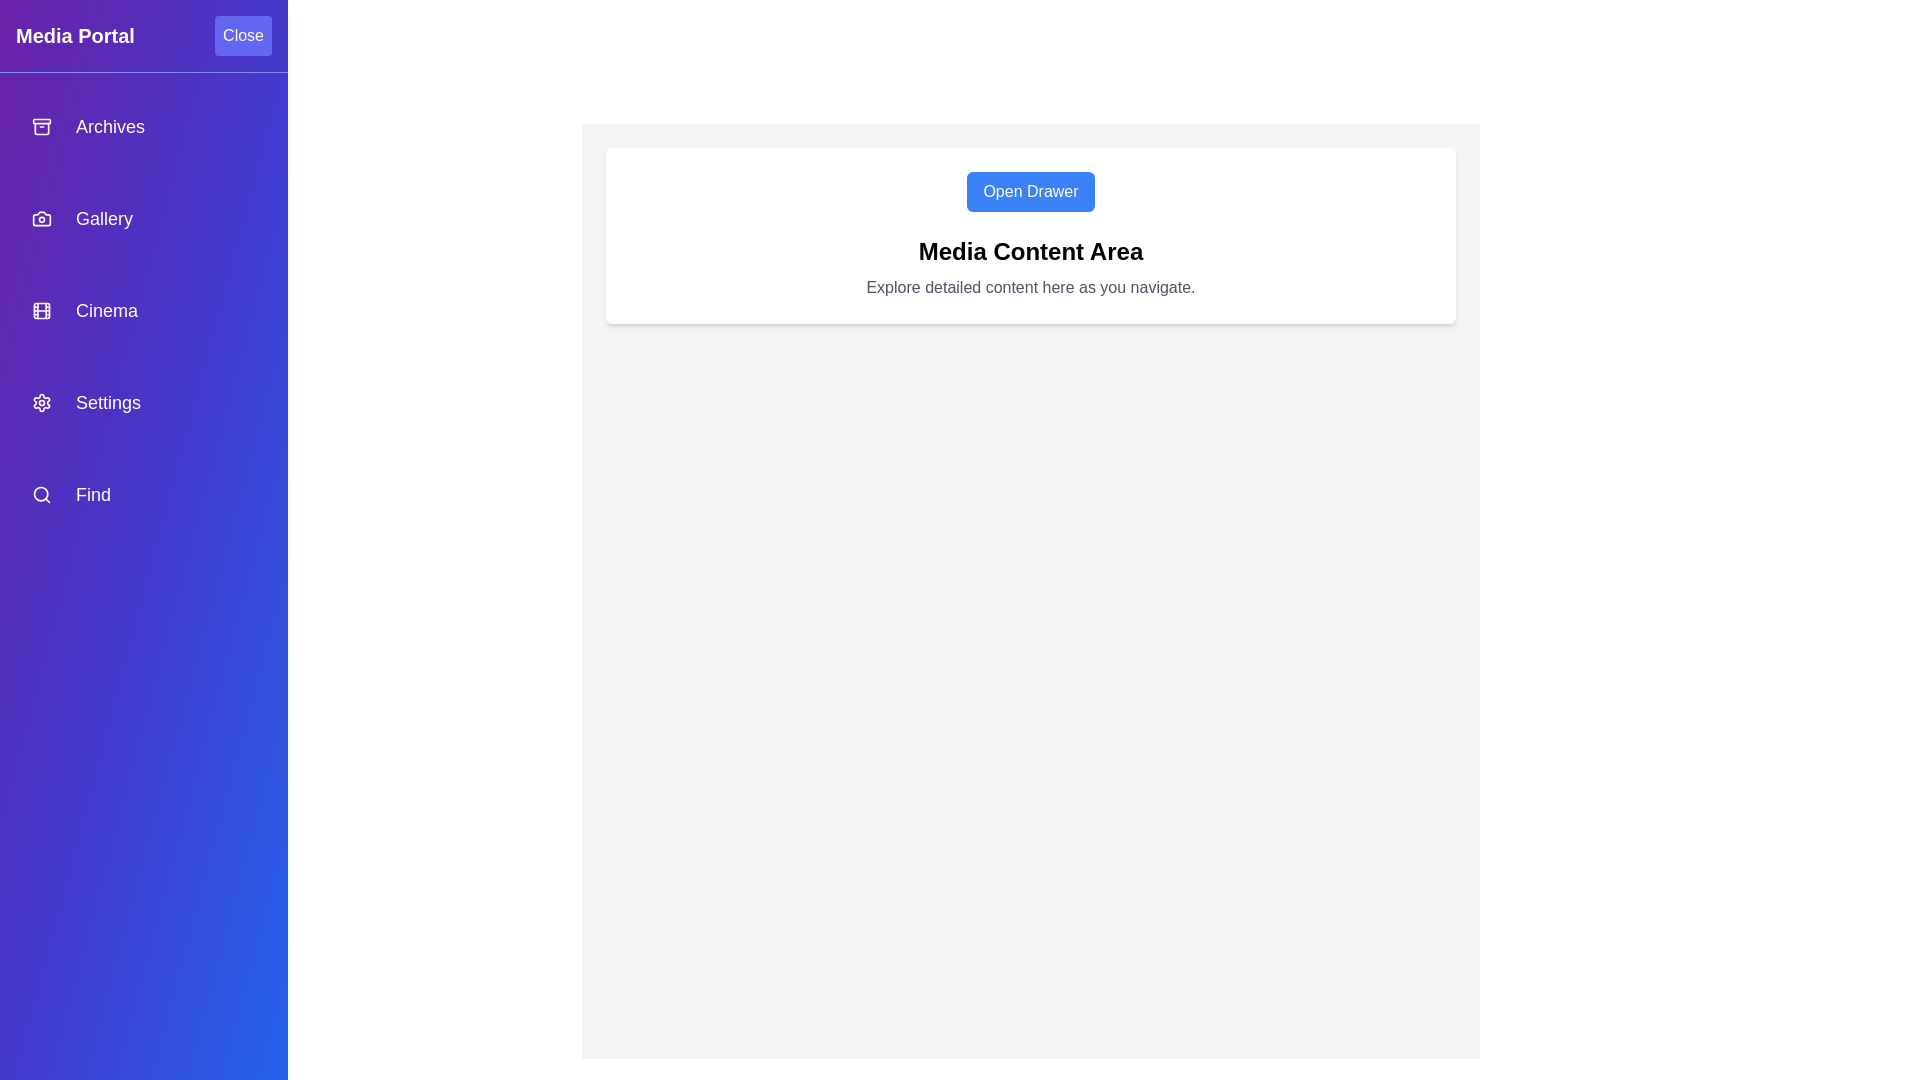  What do you see at coordinates (143, 127) in the screenshot?
I see `the navigation item Archives` at bounding box center [143, 127].